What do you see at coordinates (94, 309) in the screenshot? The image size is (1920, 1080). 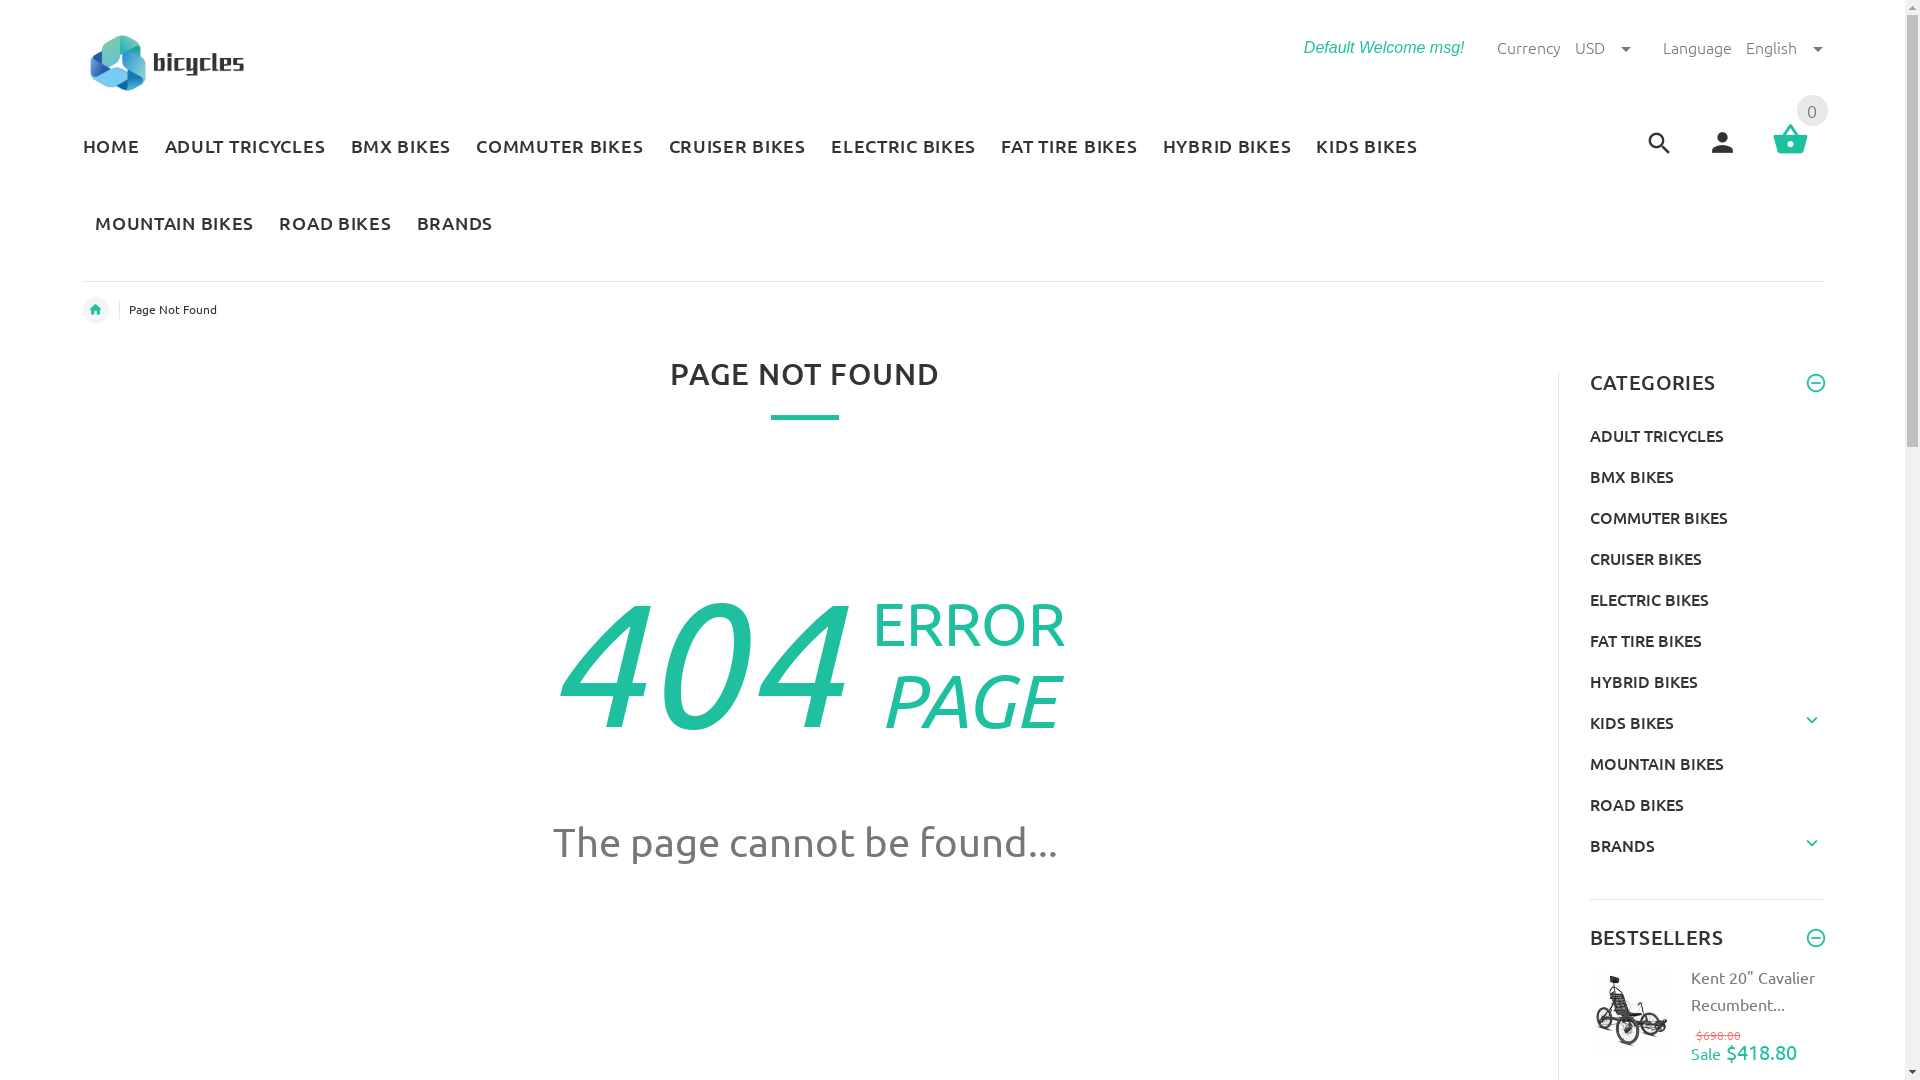 I see `'Home'` at bounding box center [94, 309].